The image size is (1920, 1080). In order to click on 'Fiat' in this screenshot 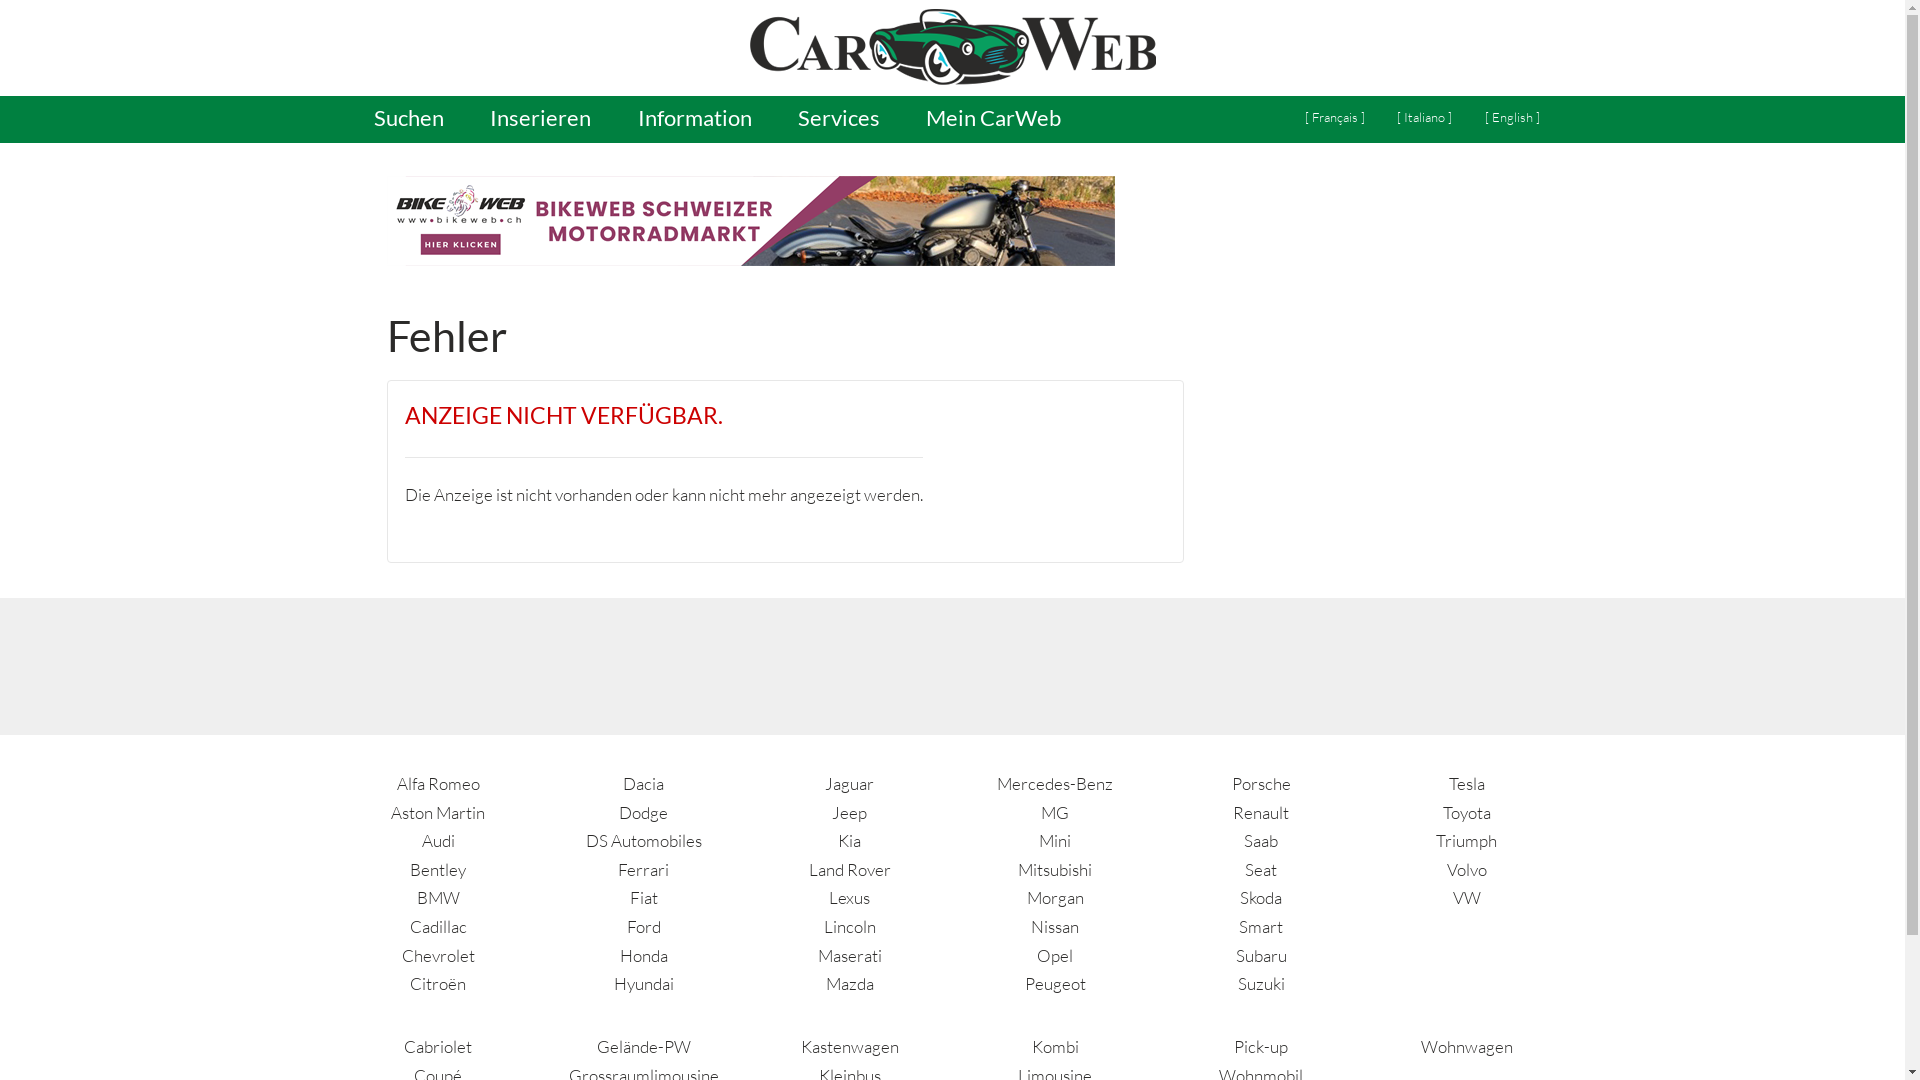, I will do `click(643, 896)`.